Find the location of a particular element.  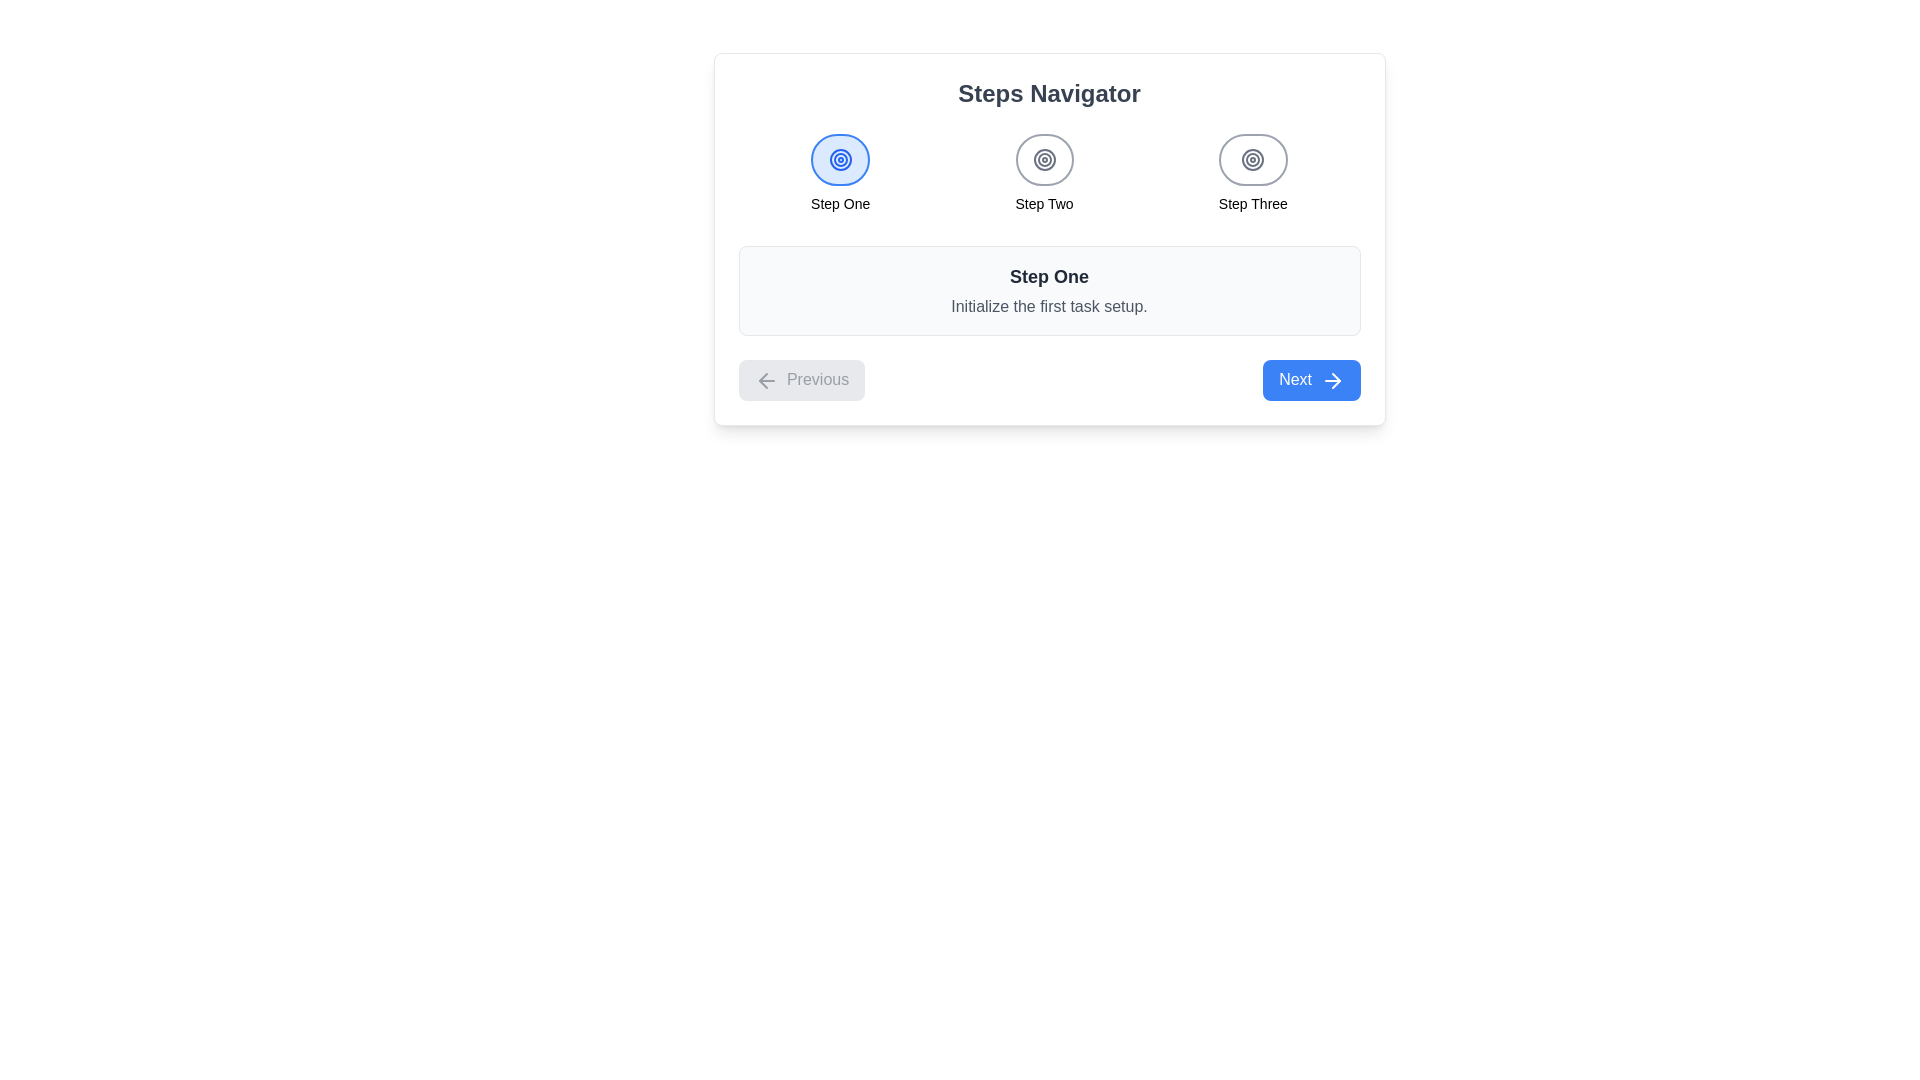

the second step indicator element in the navigation bar is located at coordinates (1043, 172).